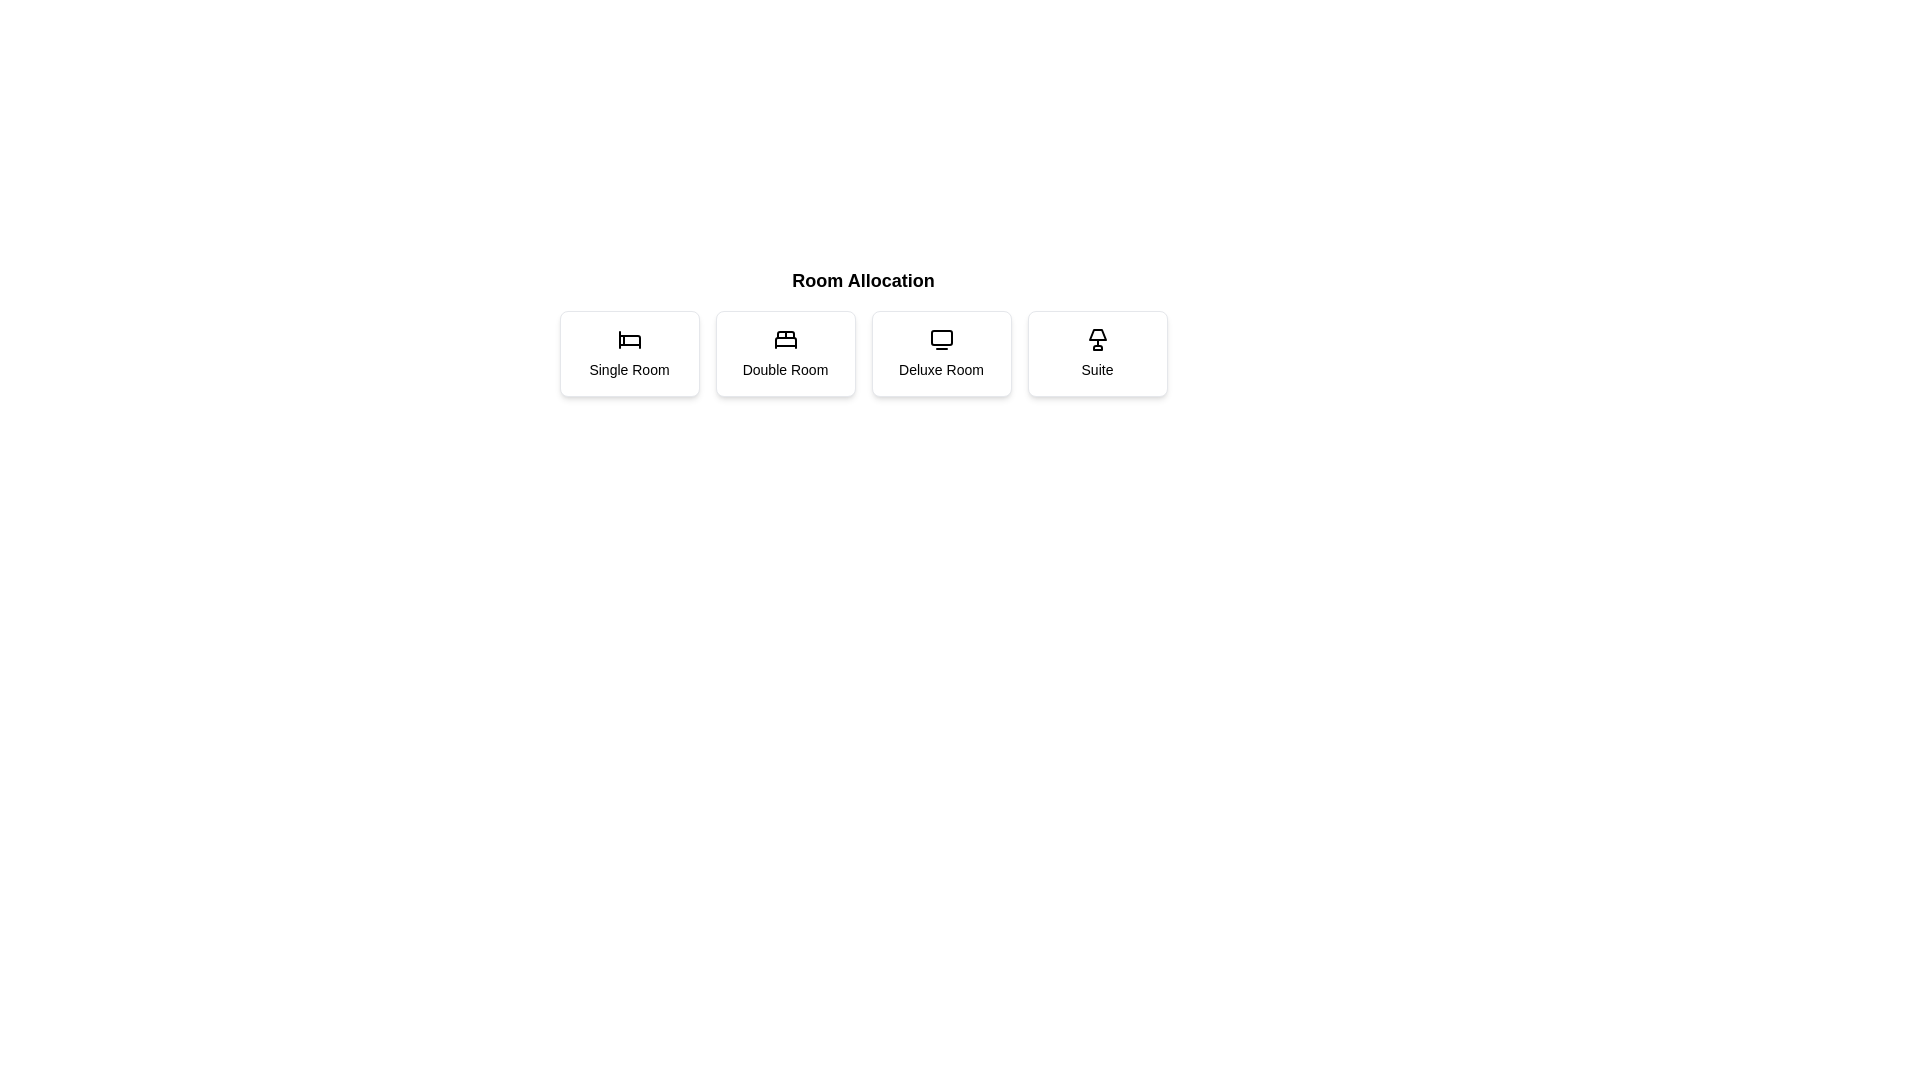 The image size is (1920, 1080). I want to click on the button corresponding to the room type Deluxe Room, so click(940, 353).